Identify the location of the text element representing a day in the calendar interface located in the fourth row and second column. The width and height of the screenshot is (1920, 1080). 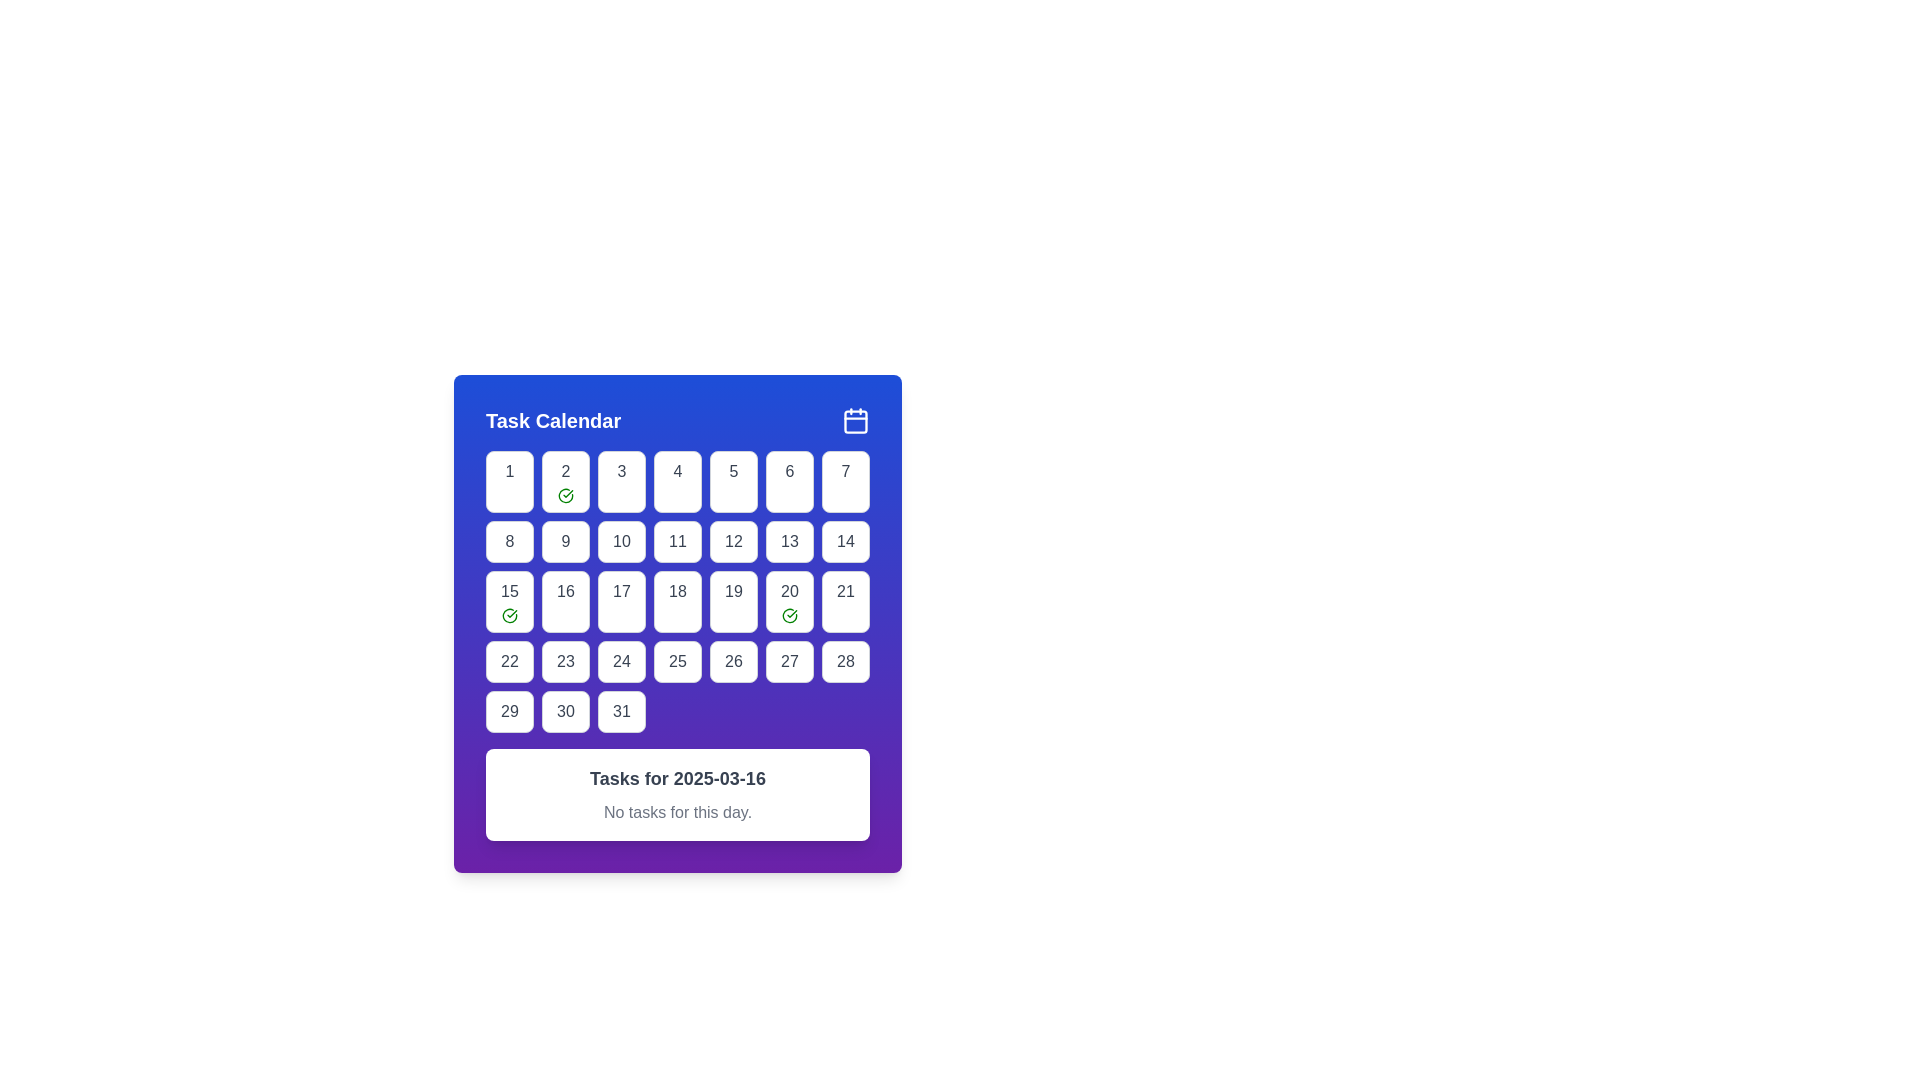
(565, 662).